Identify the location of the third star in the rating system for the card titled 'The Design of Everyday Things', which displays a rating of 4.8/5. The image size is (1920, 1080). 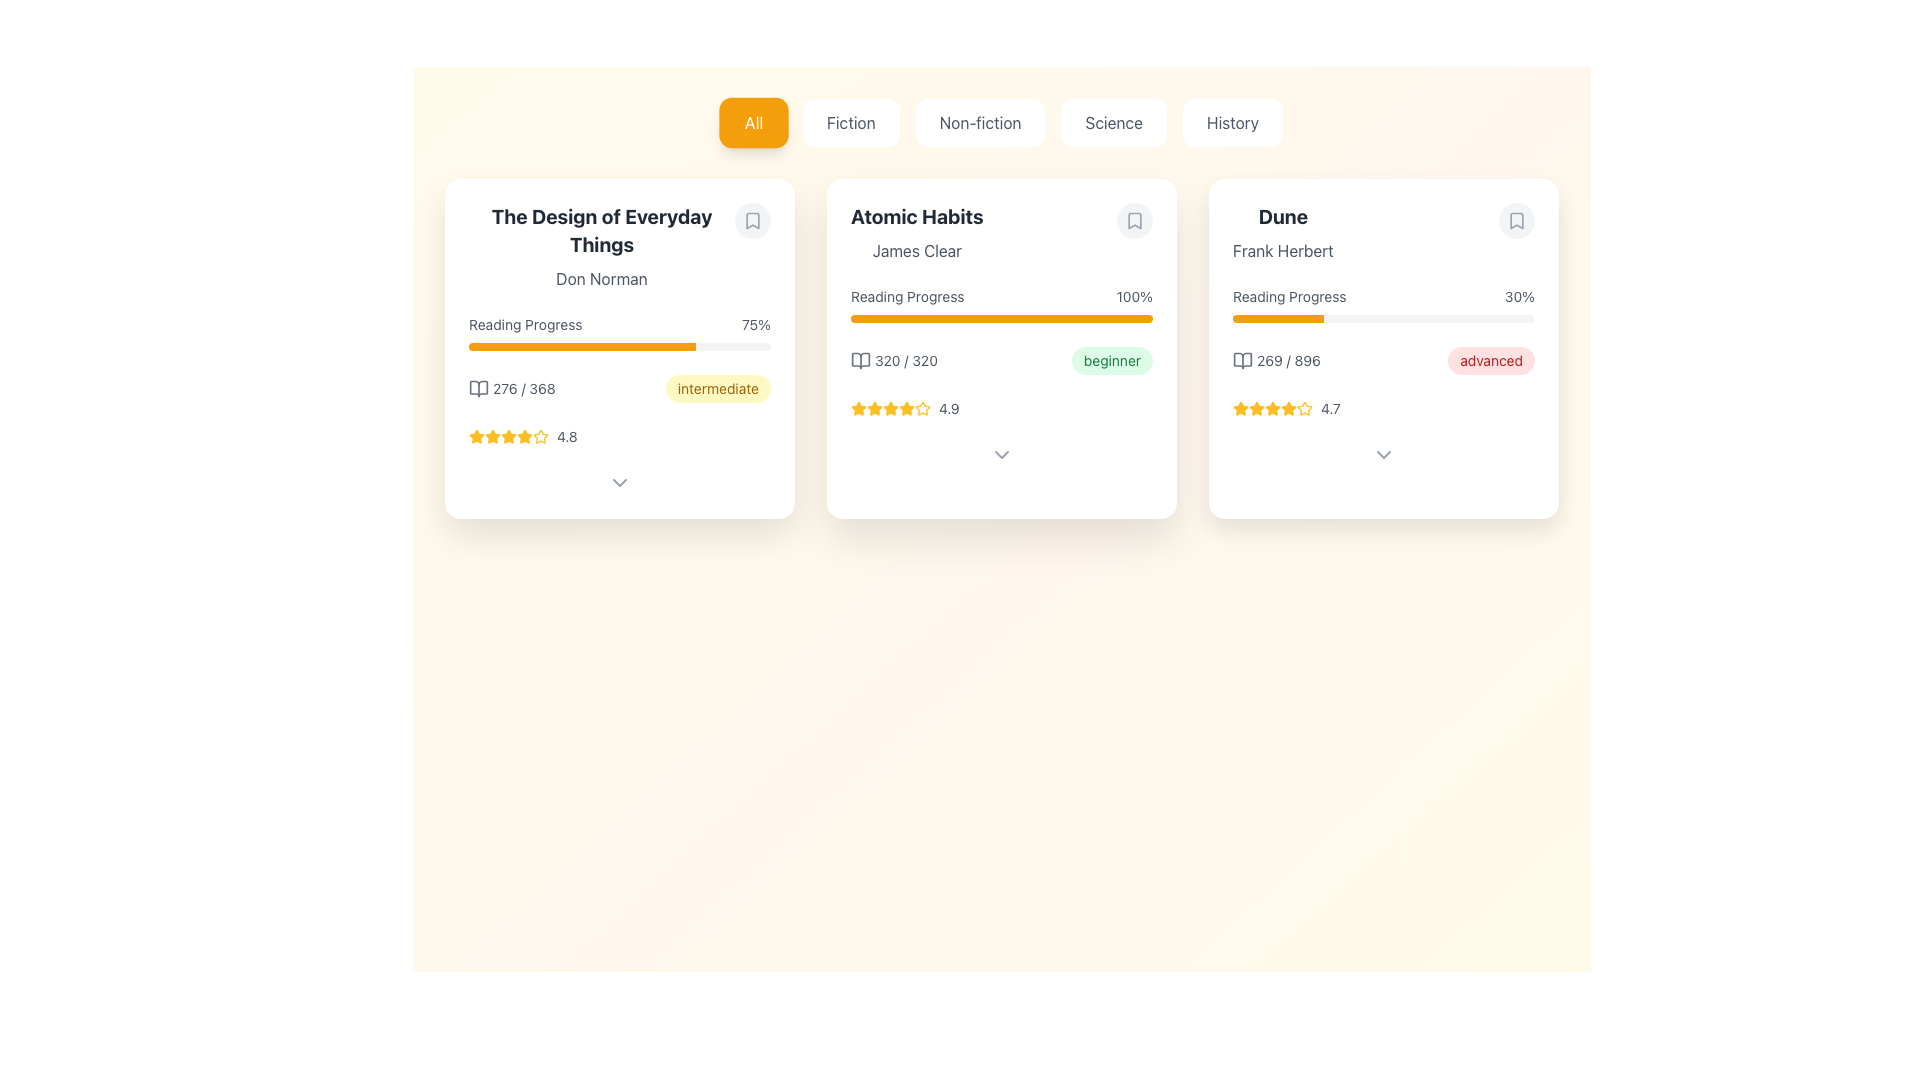
(508, 435).